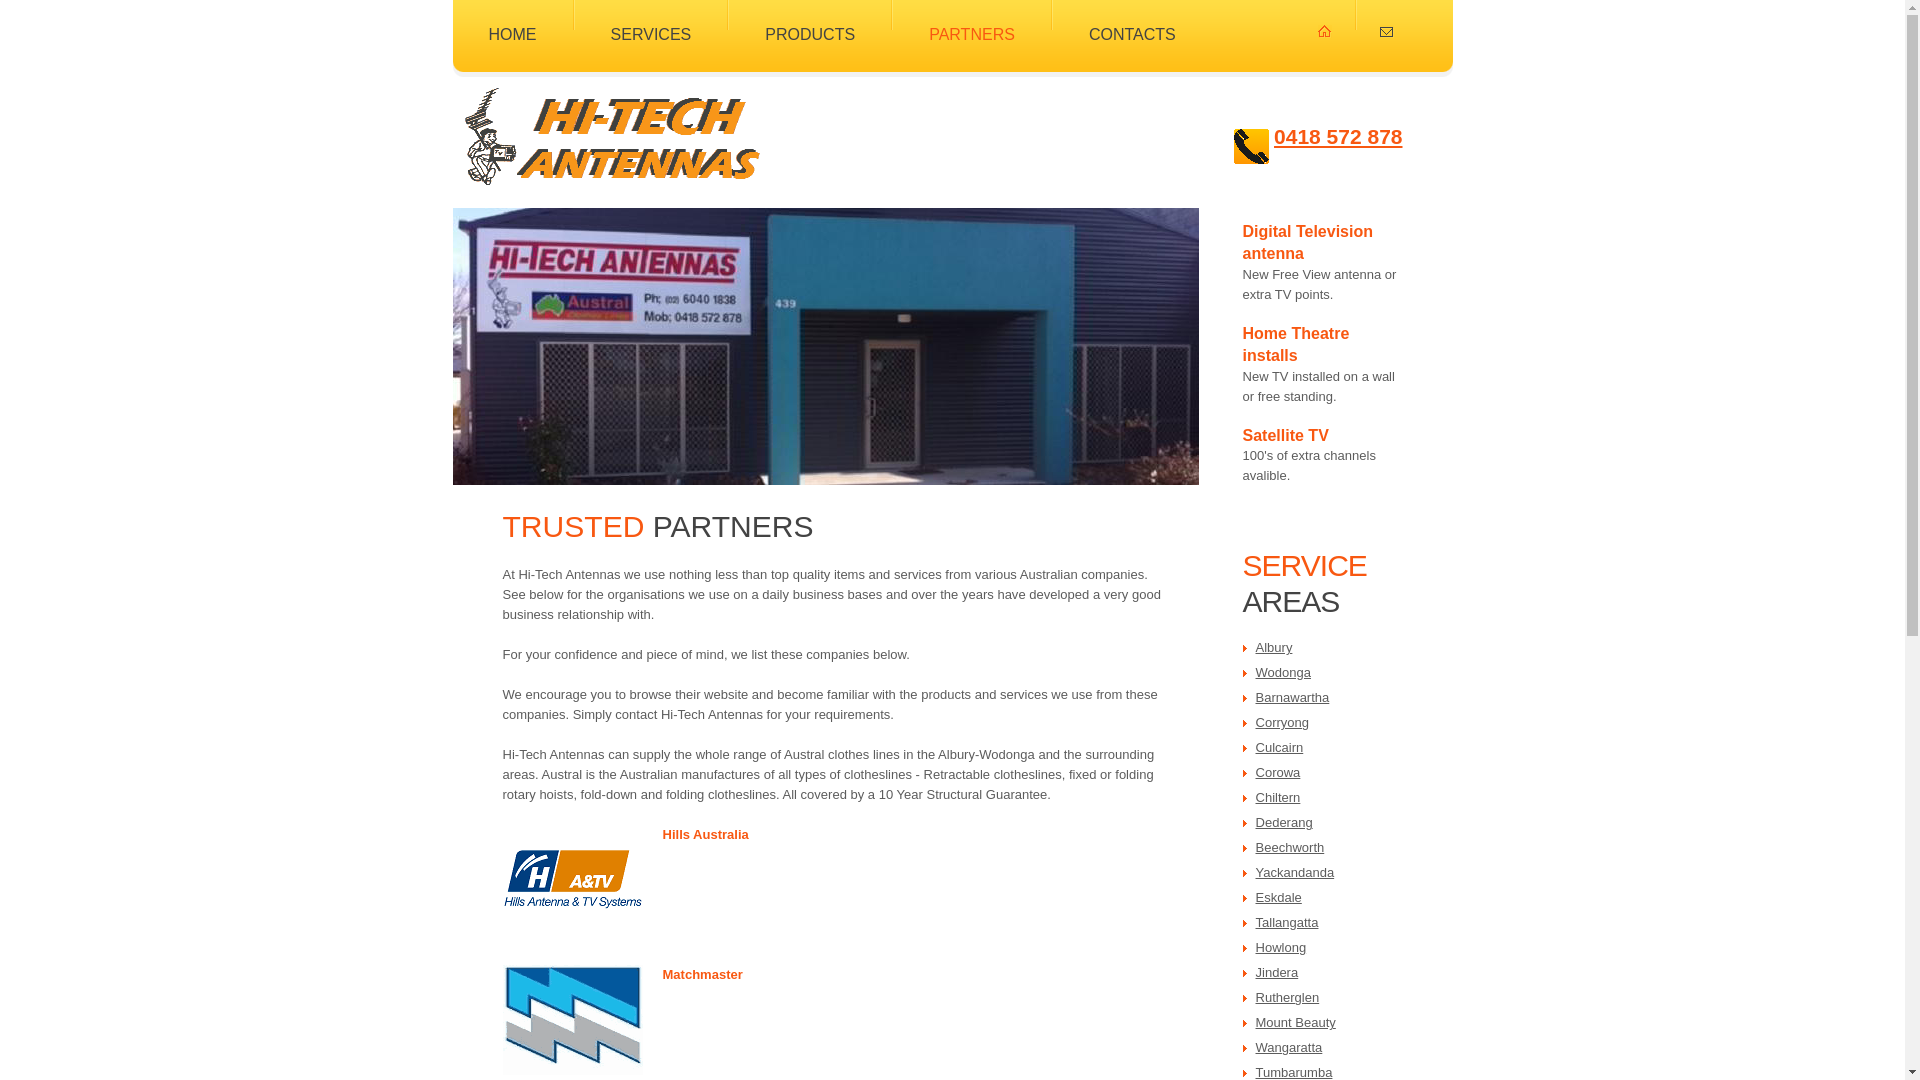 The height and width of the screenshot is (1080, 1920). Describe the element at coordinates (1284, 822) in the screenshot. I see `'Dederang'` at that location.